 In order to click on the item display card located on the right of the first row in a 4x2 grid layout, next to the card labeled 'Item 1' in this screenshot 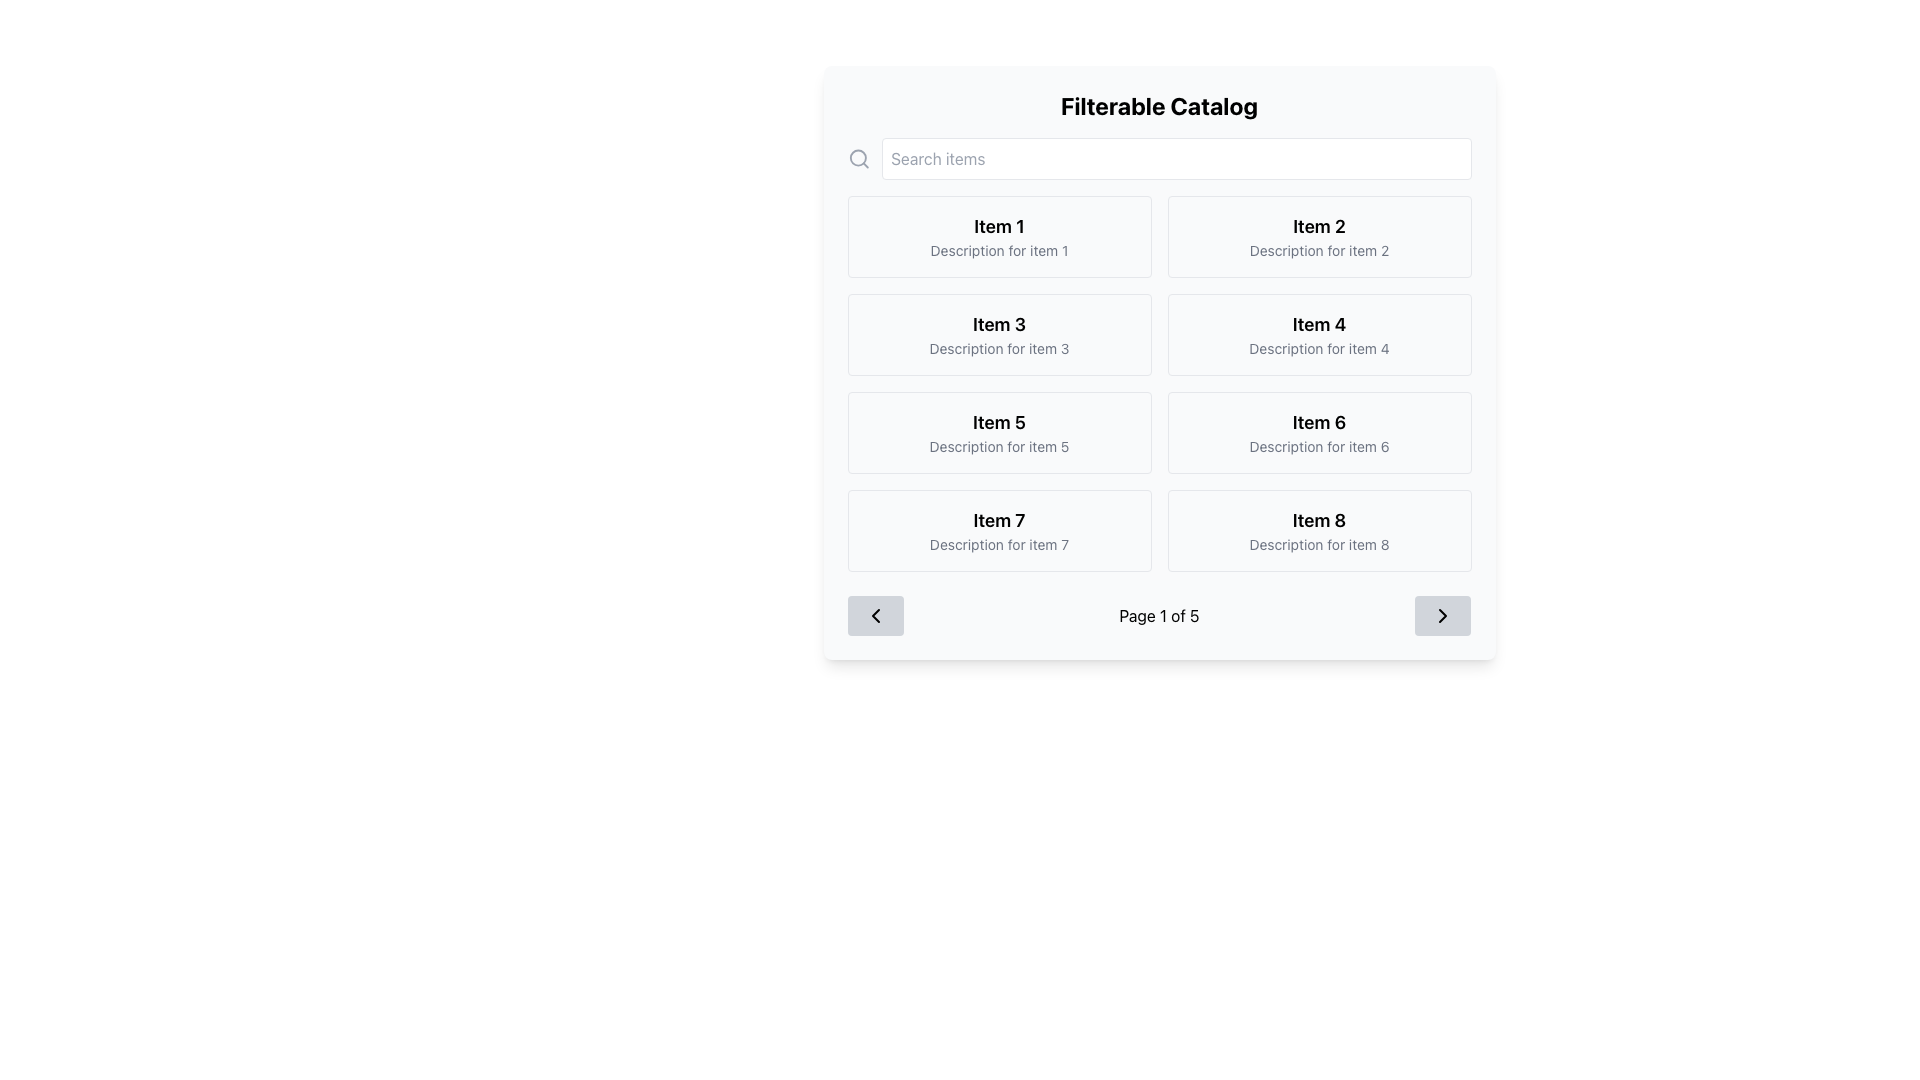, I will do `click(1319, 235)`.